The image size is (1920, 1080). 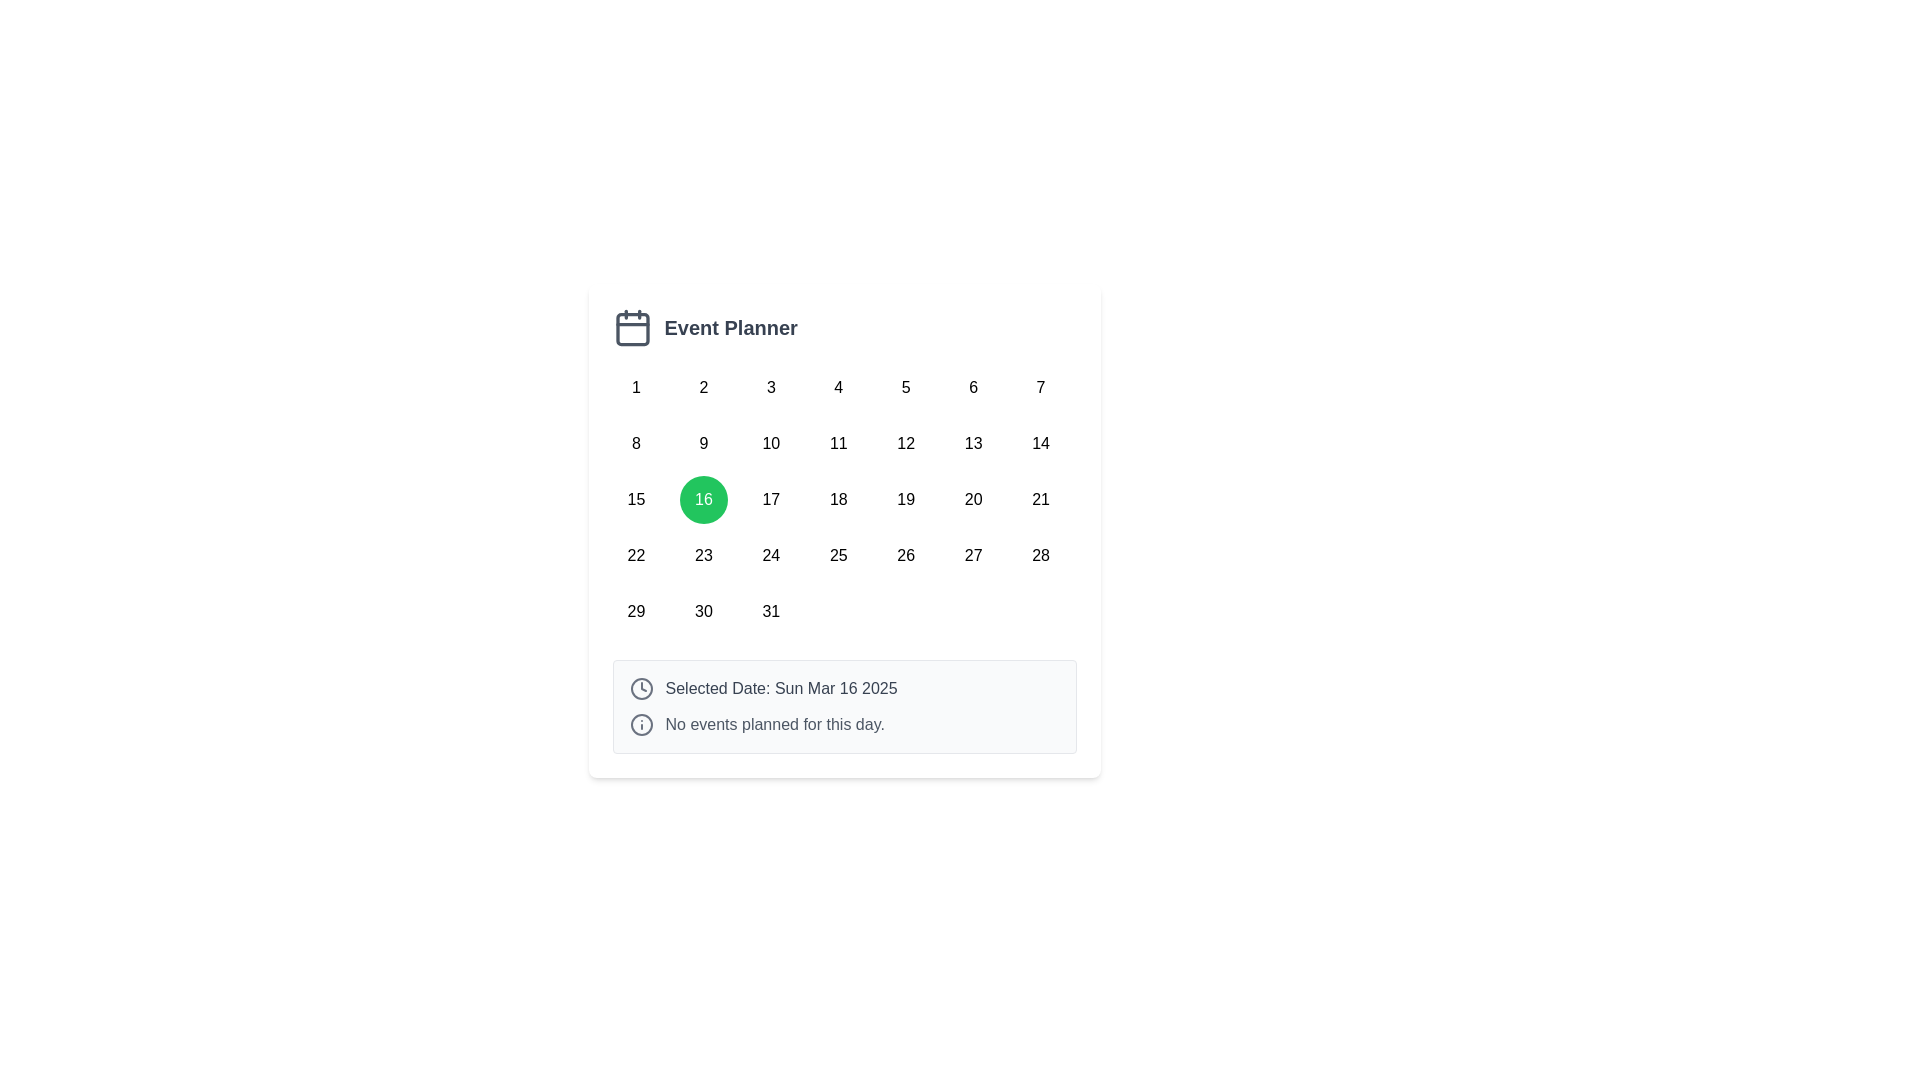 What do you see at coordinates (635, 555) in the screenshot?
I see `the rounded square button with a white background and black text displaying the number '22' located in the sixth row and first column of the calendar grid` at bounding box center [635, 555].